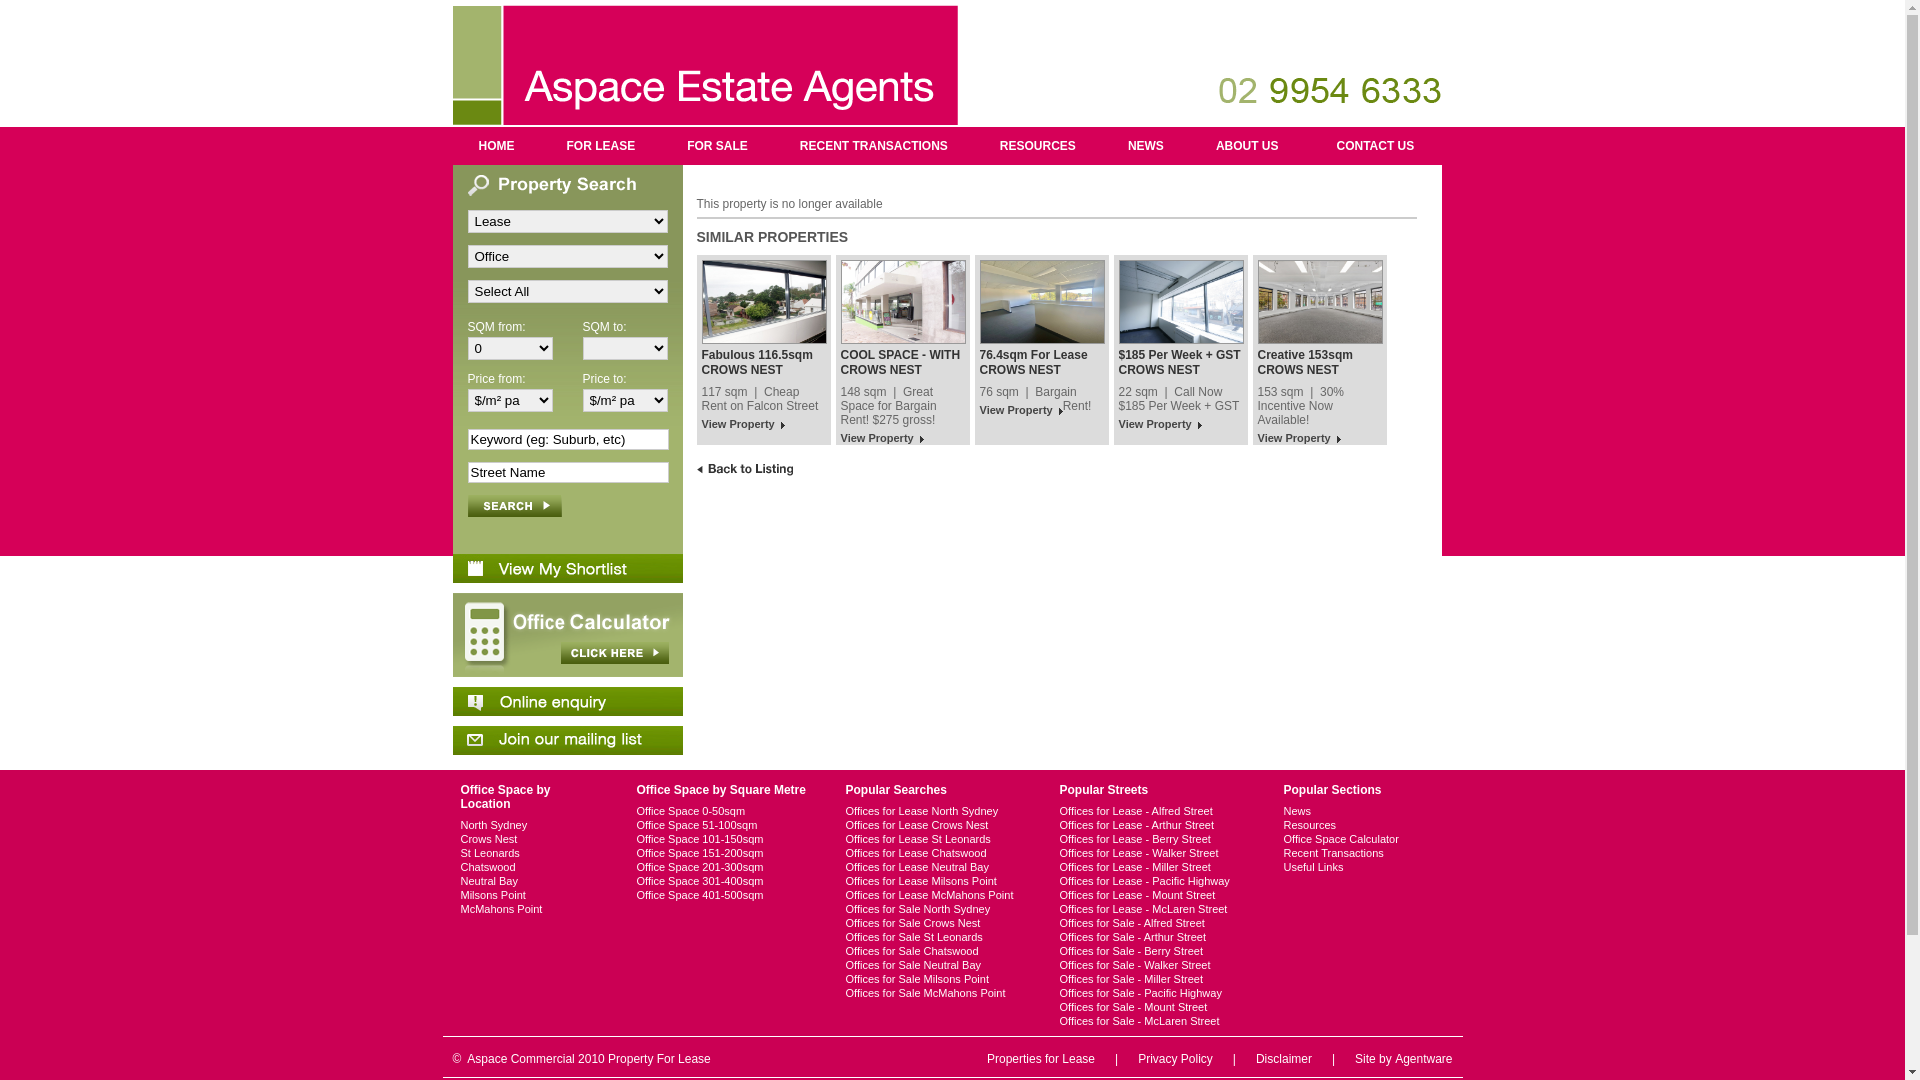  What do you see at coordinates (450, 635) in the screenshot?
I see `'calculator'` at bounding box center [450, 635].